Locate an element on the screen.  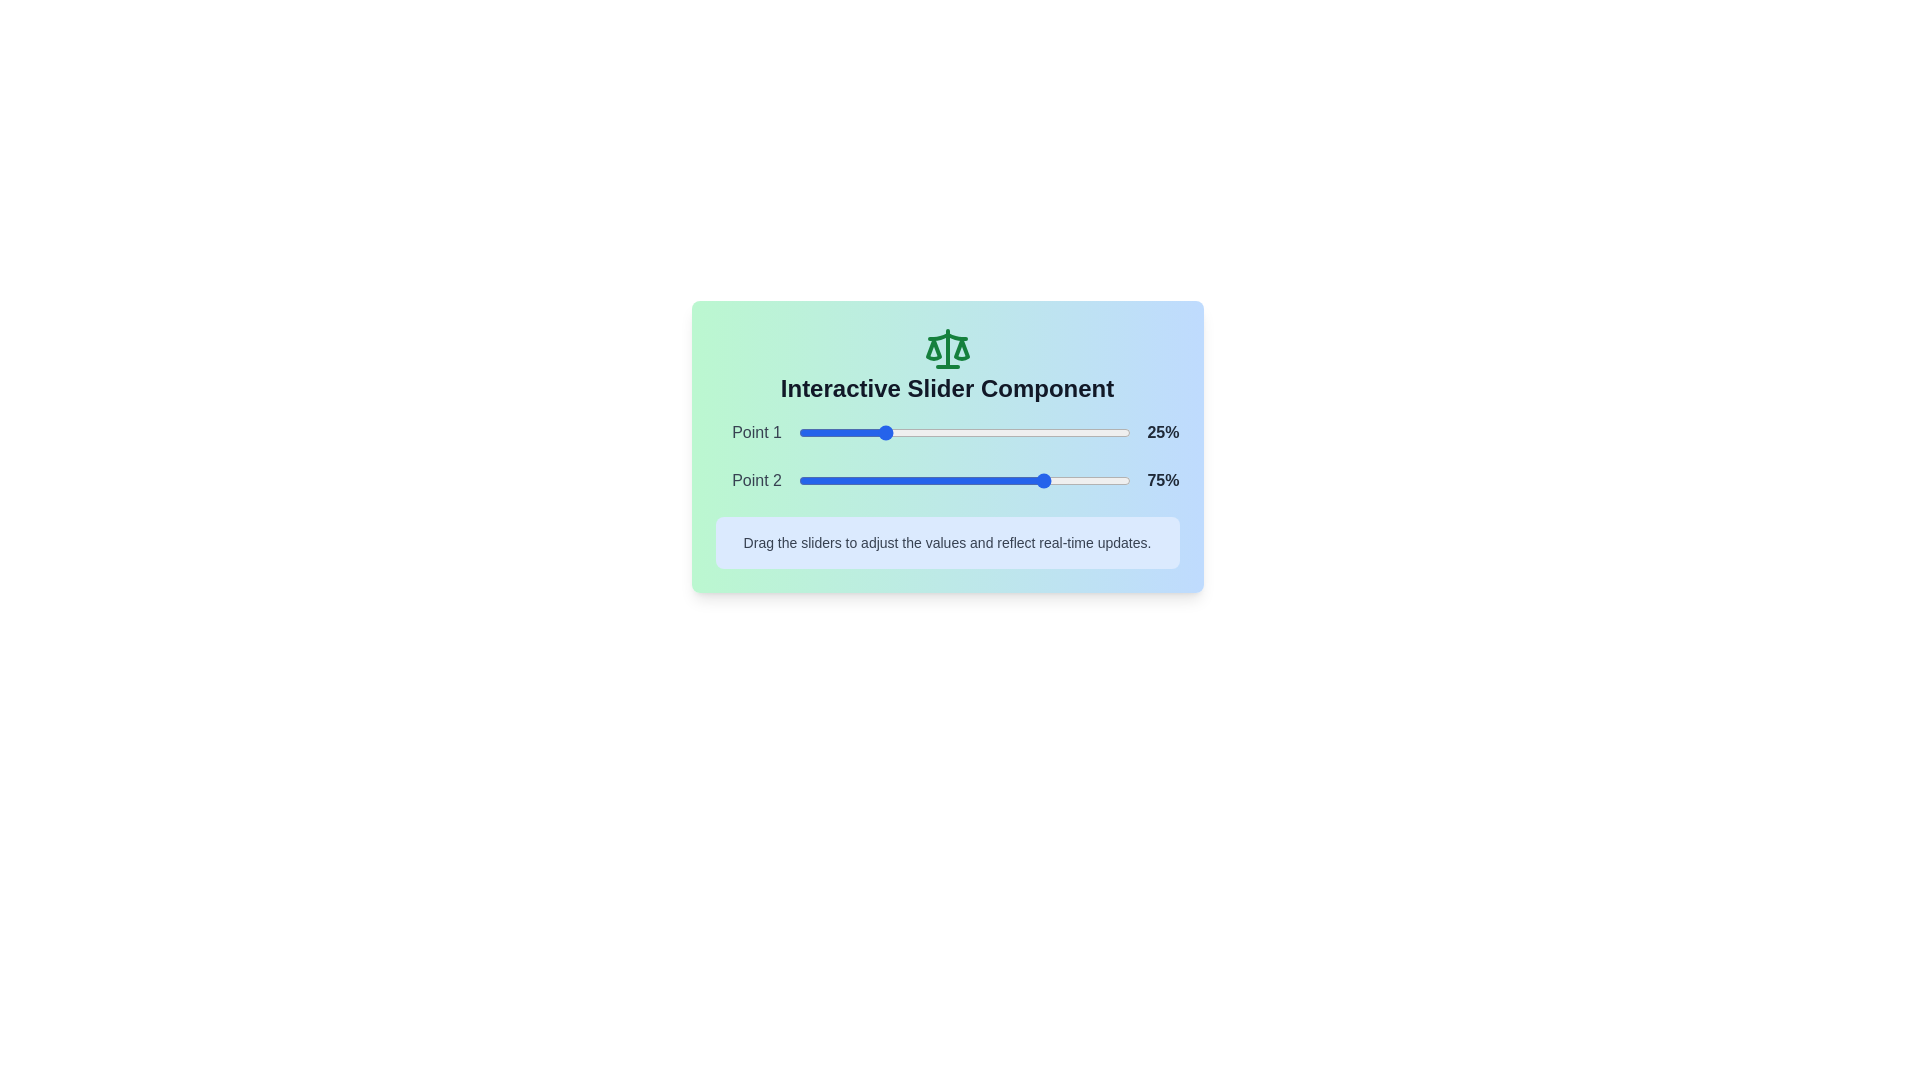
the slider to set its value to 52% is located at coordinates (971, 431).